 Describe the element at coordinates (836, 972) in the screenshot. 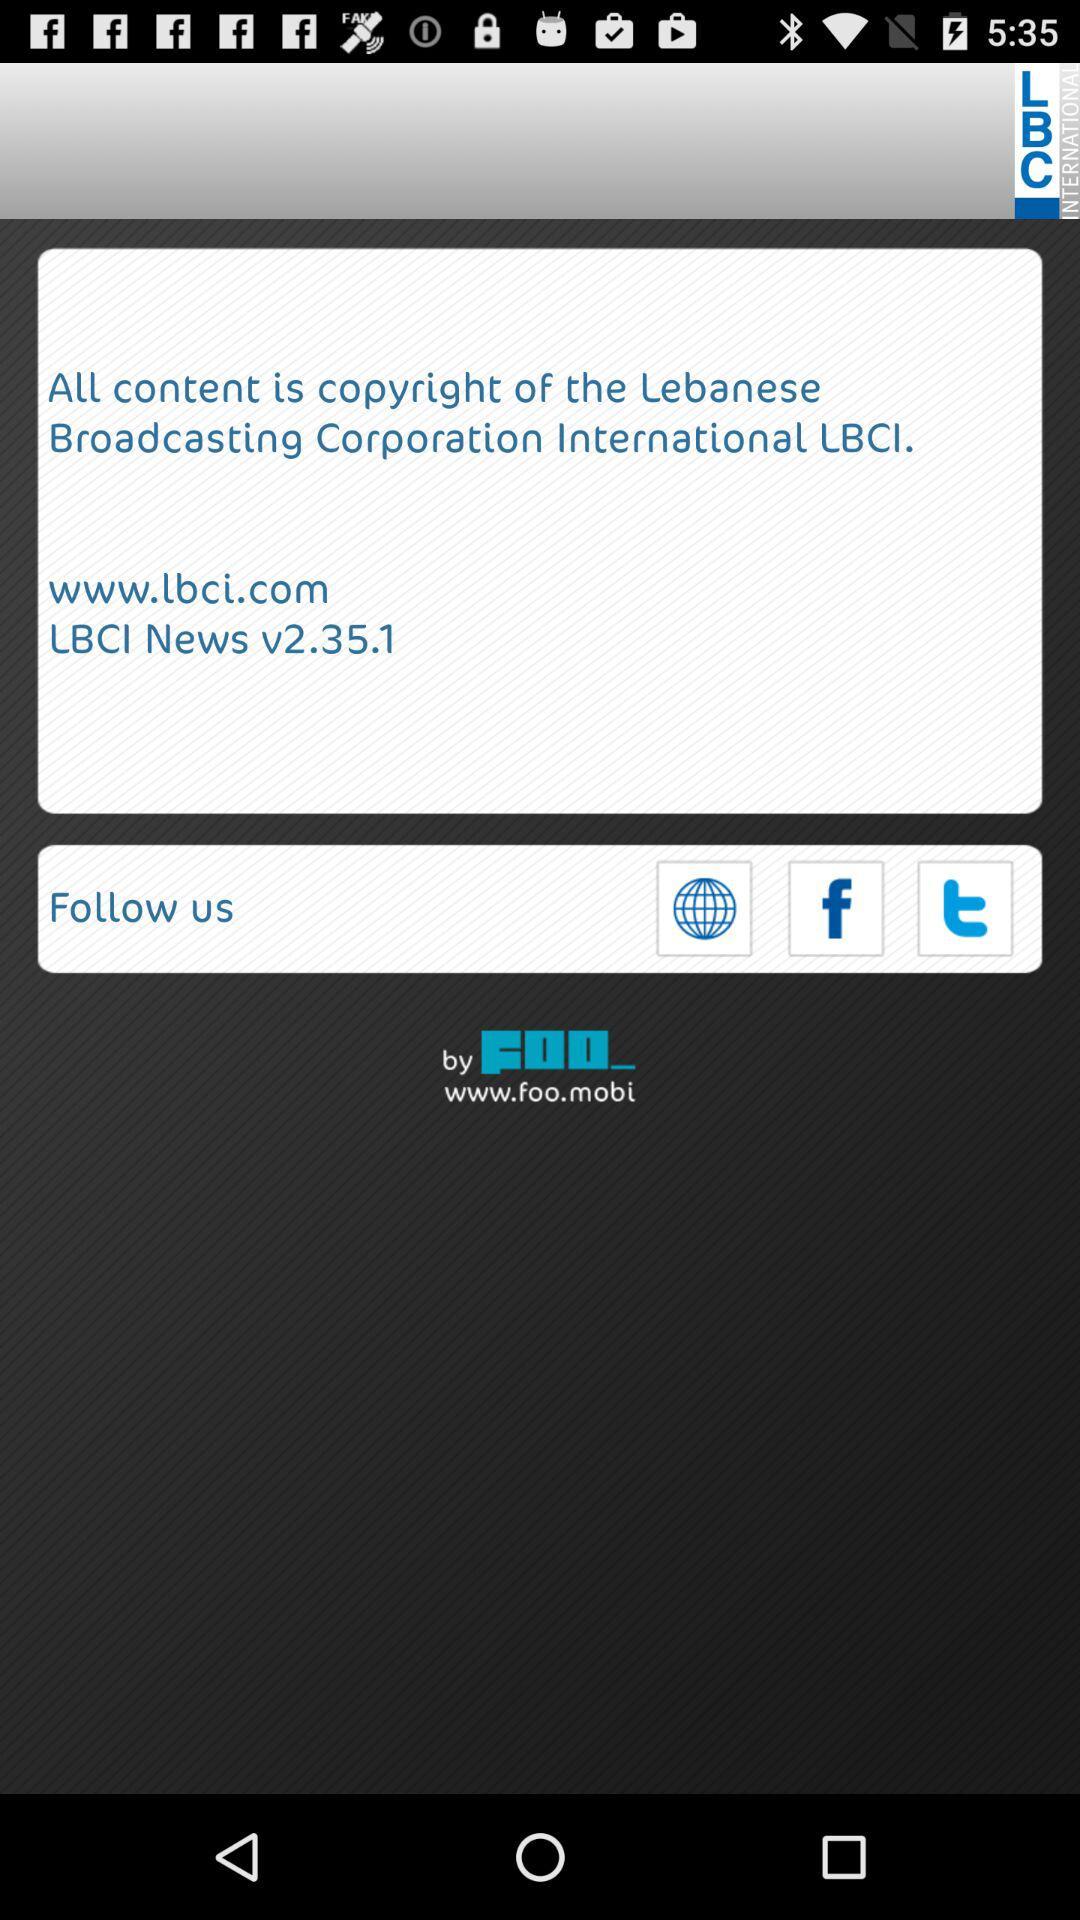

I see `the facebook icon` at that location.